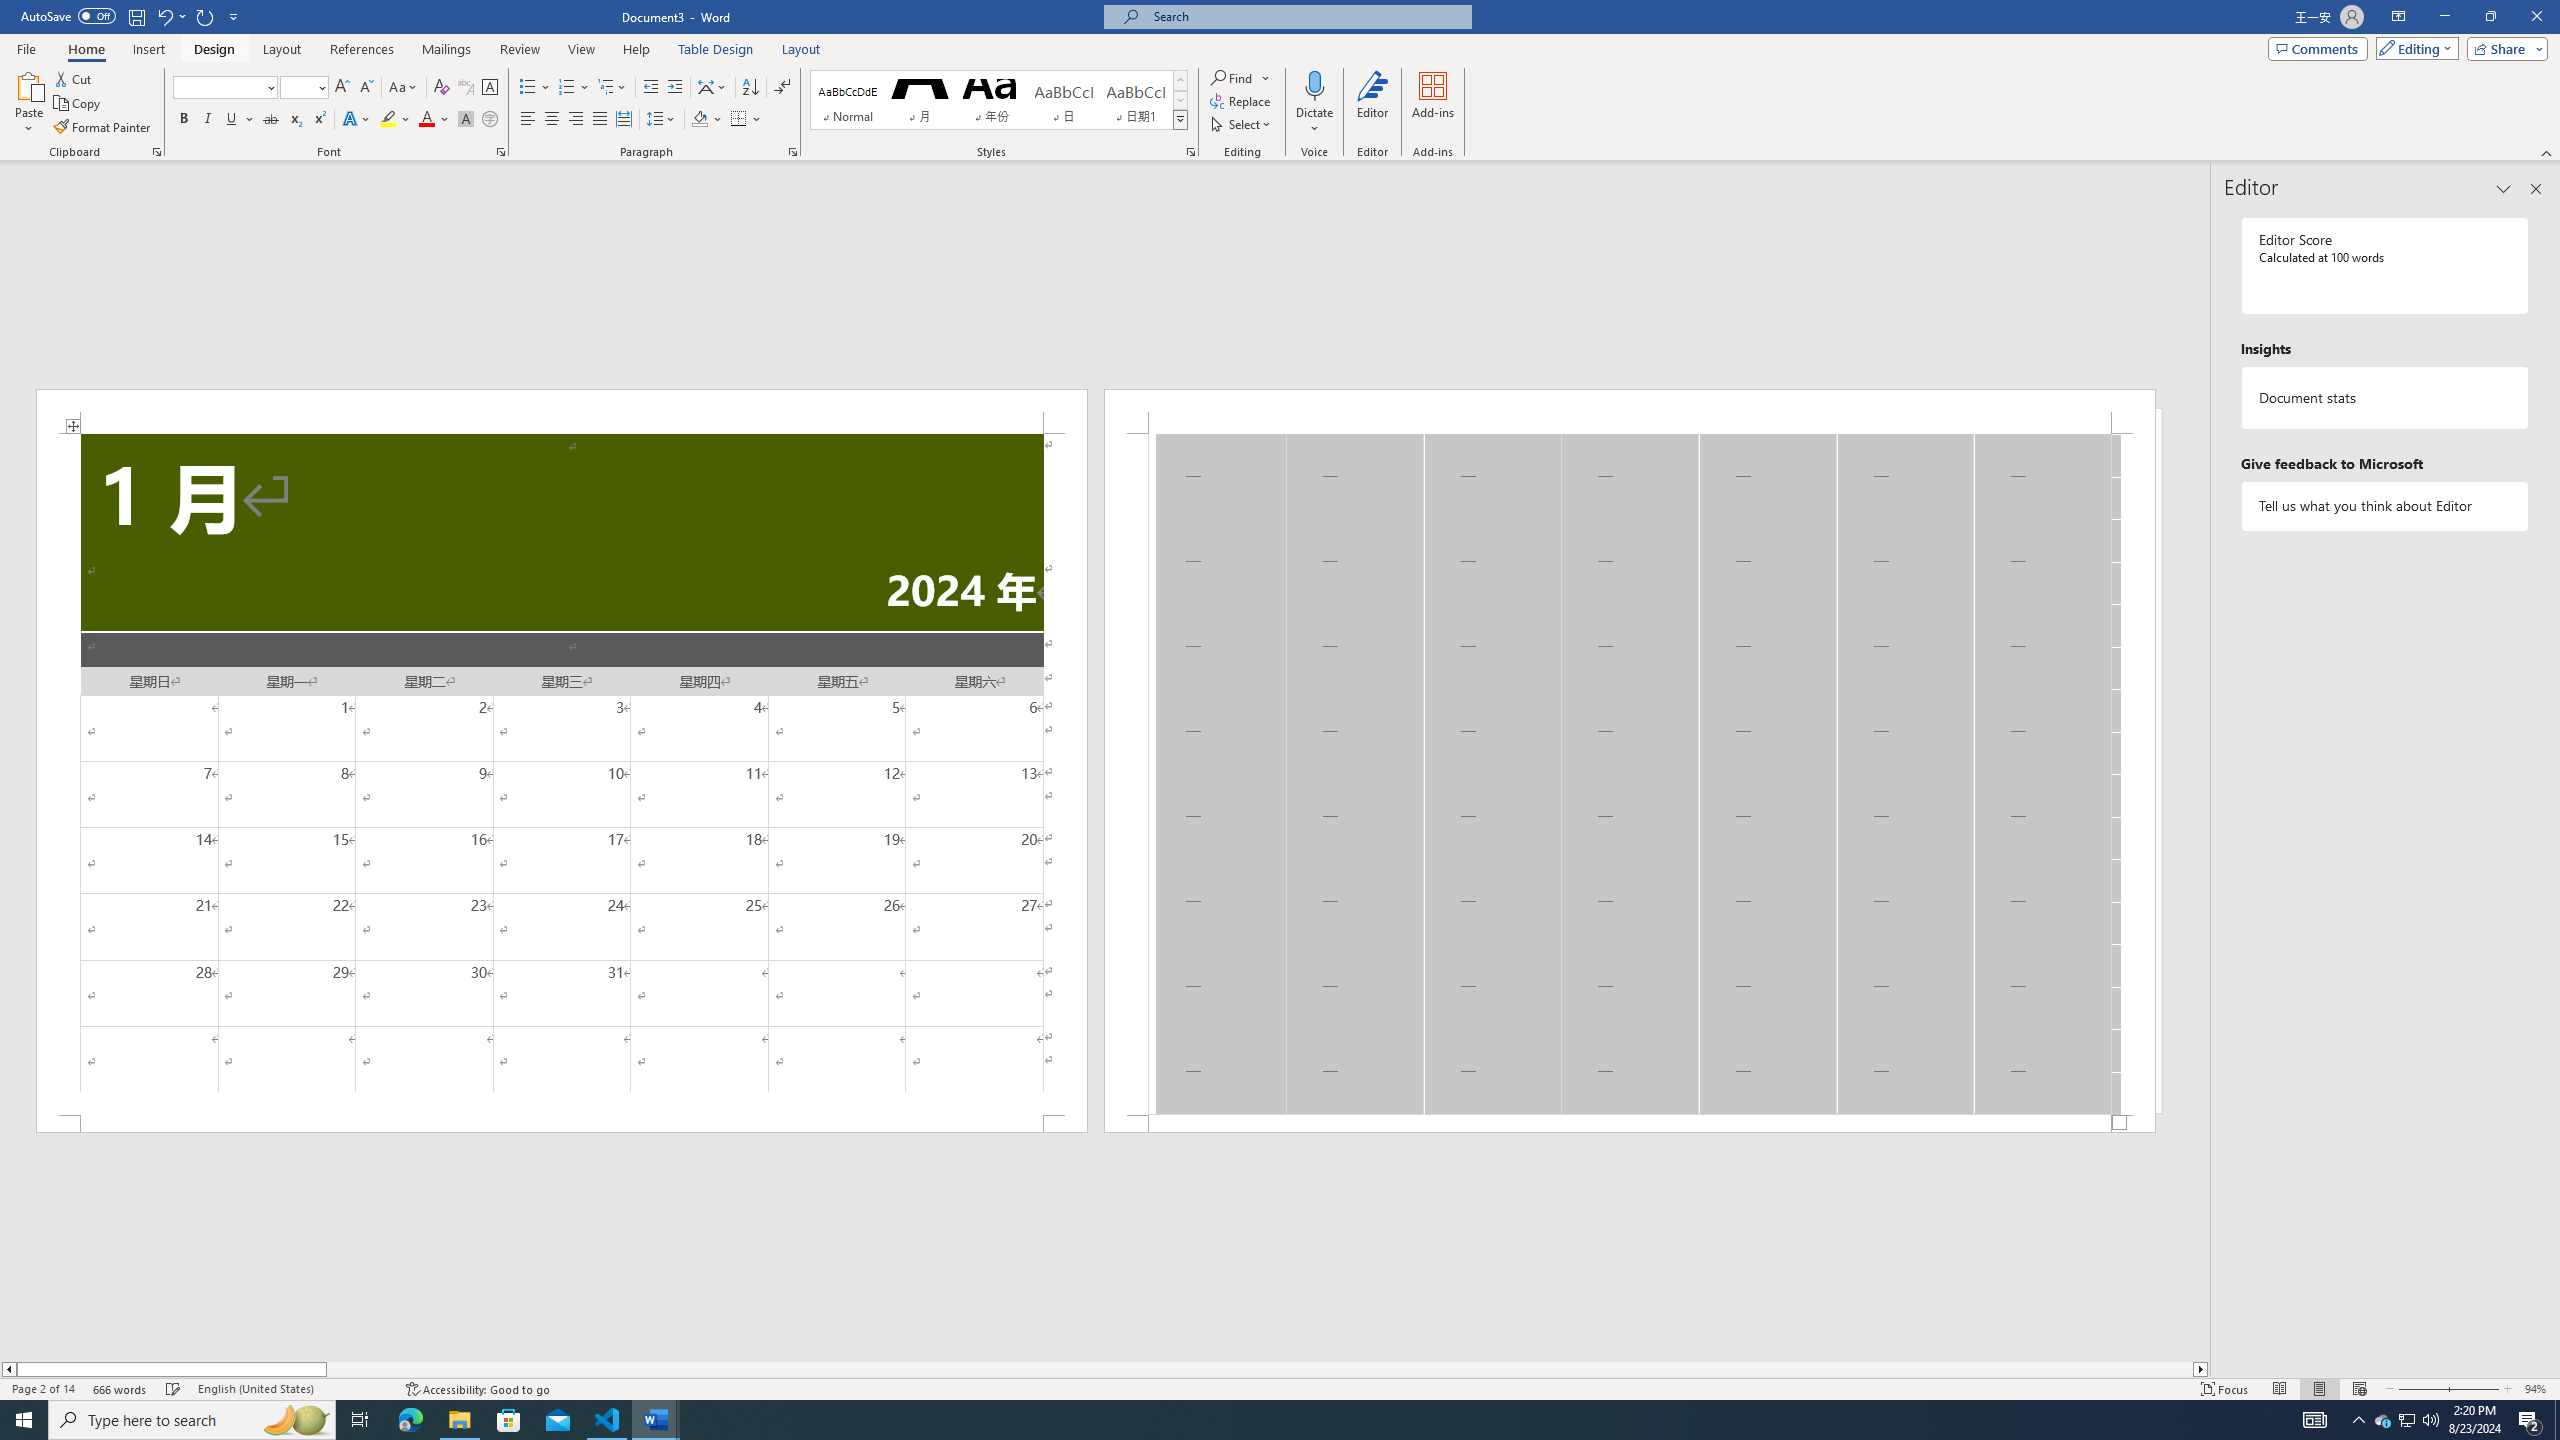 The width and height of the screenshot is (2560, 1440). I want to click on 'Tell us what you think about Editor', so click(2384, 505).